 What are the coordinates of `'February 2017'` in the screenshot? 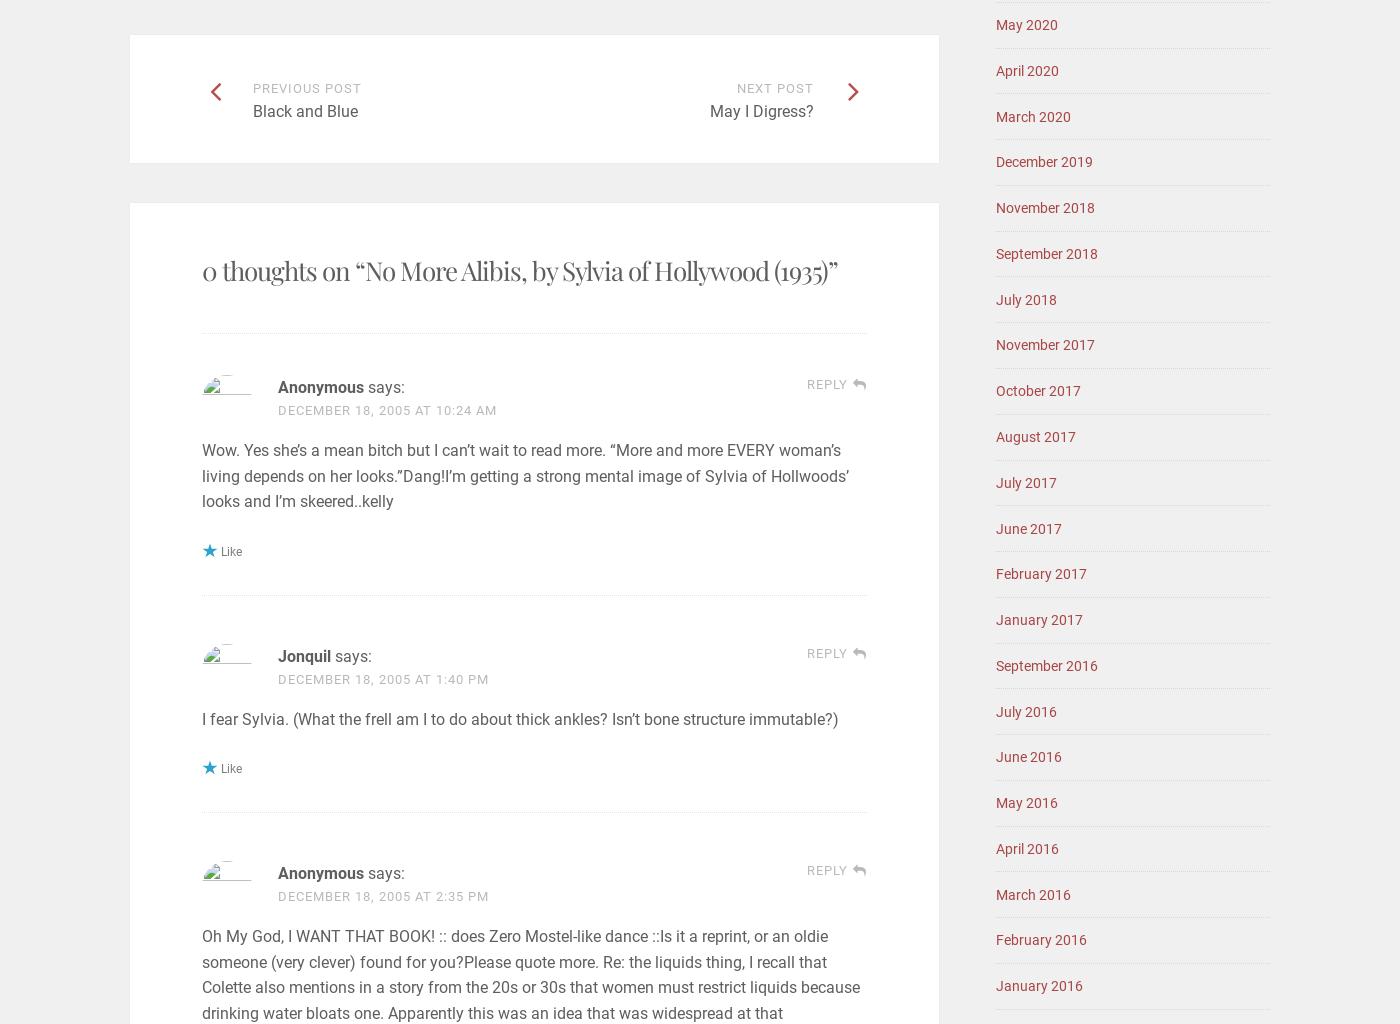 It's located at (1041, 572).